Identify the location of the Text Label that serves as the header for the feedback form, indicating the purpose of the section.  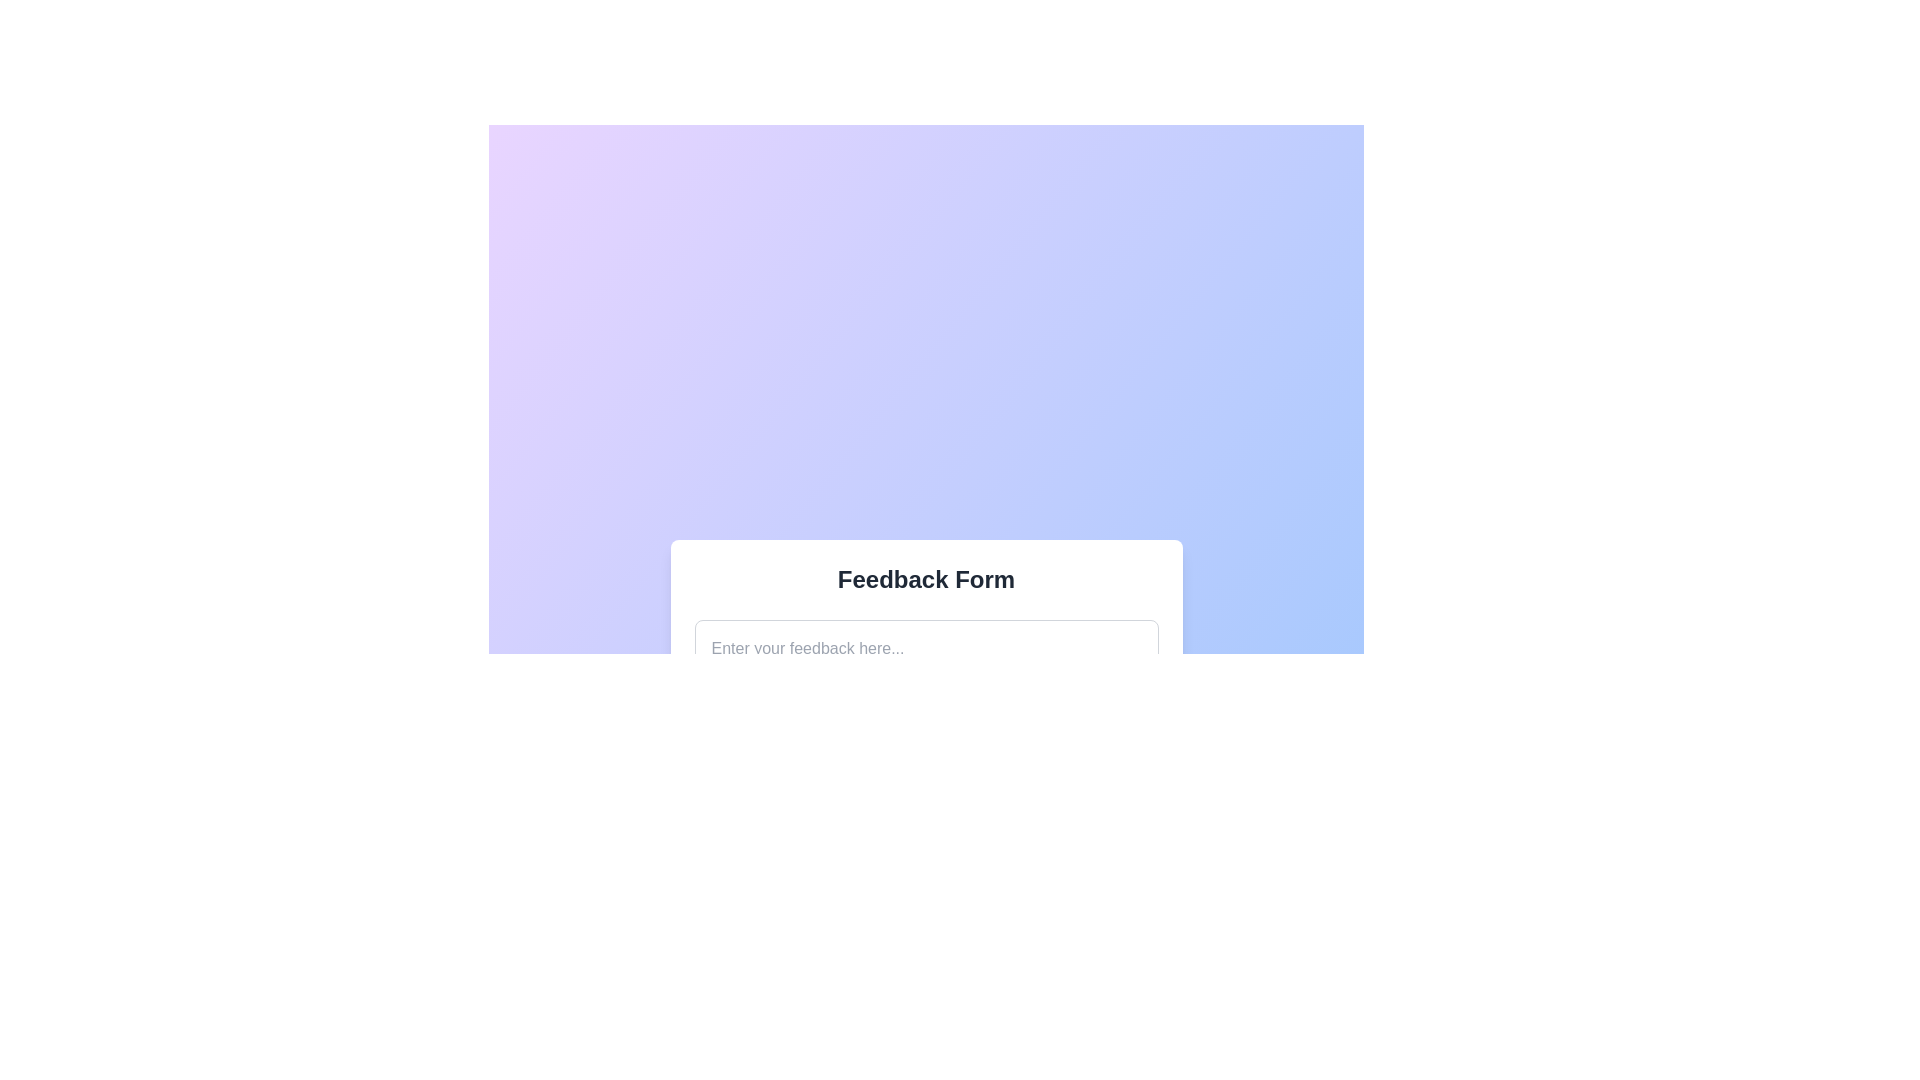
(925, 580).